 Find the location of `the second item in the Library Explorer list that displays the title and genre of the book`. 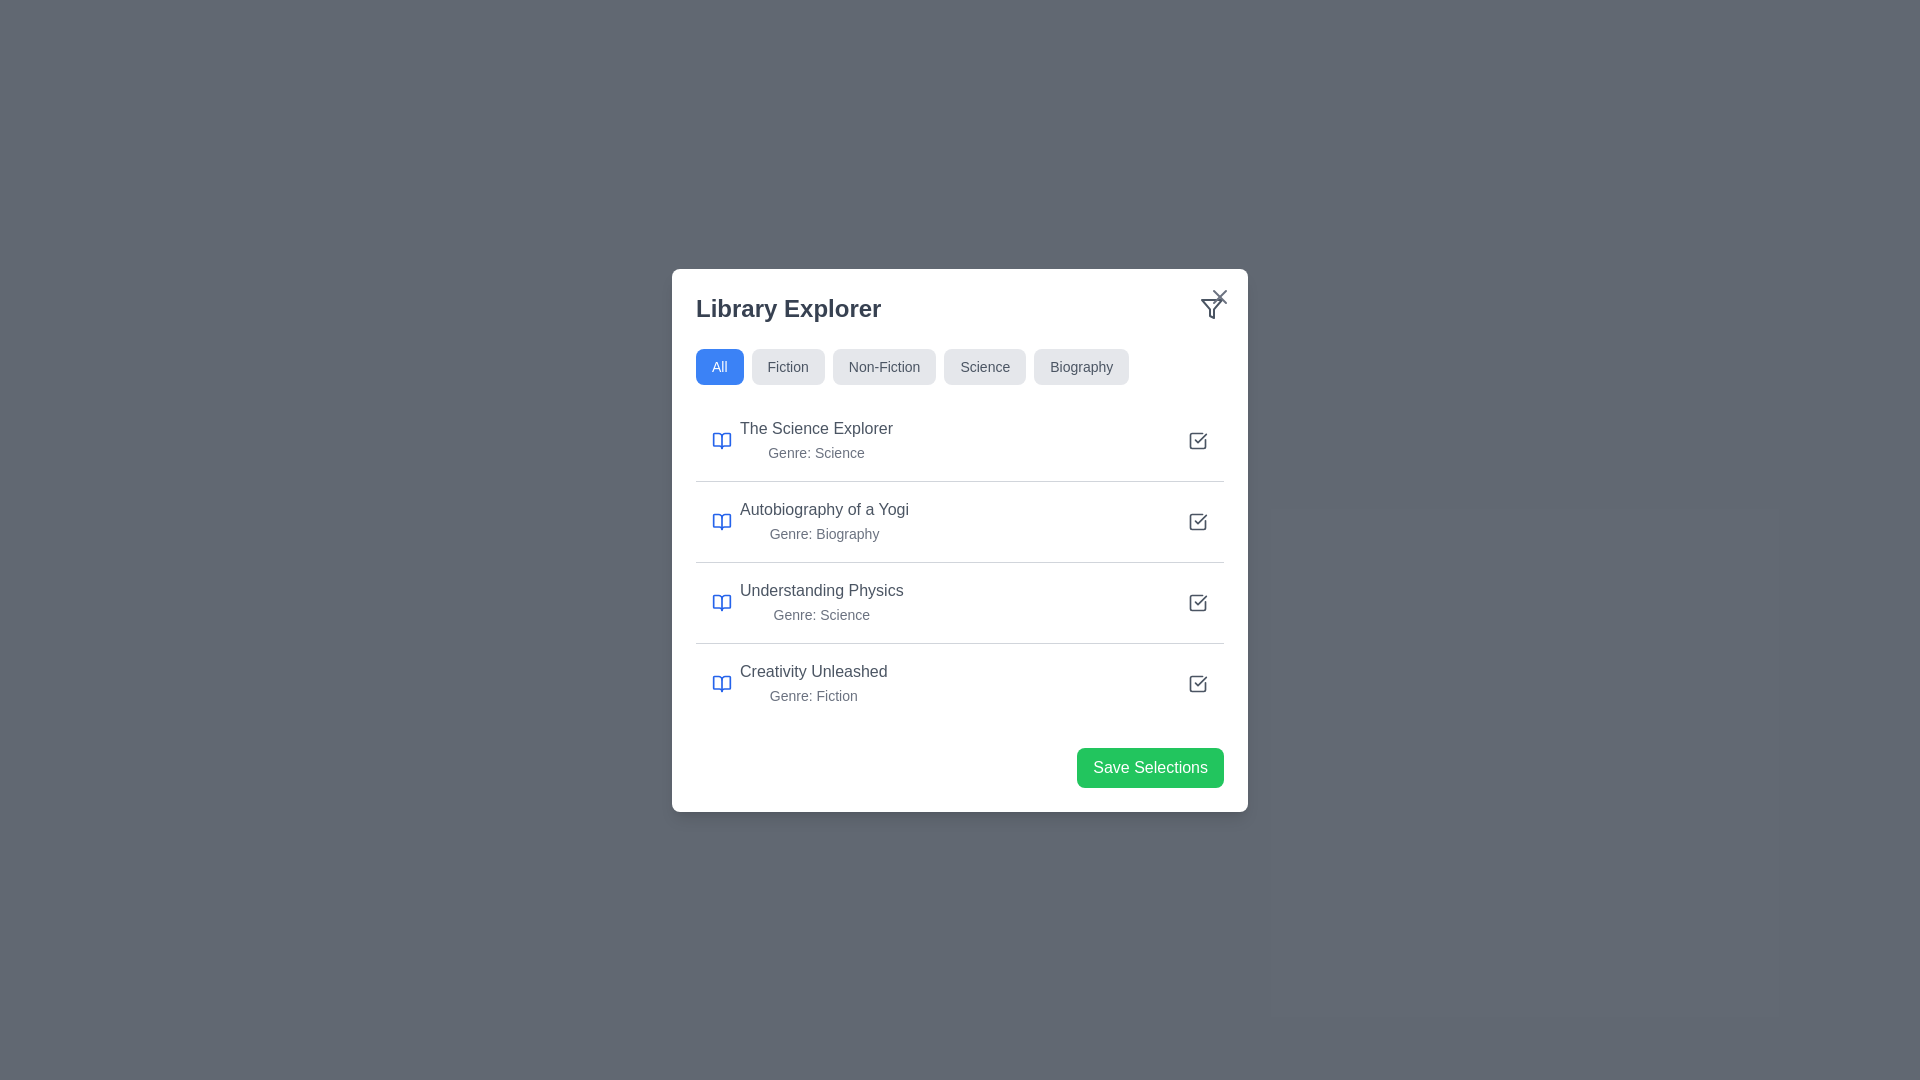

the second item in the Library Explorer list that displays the title and genre of the book is located at coordinates (810, 520).